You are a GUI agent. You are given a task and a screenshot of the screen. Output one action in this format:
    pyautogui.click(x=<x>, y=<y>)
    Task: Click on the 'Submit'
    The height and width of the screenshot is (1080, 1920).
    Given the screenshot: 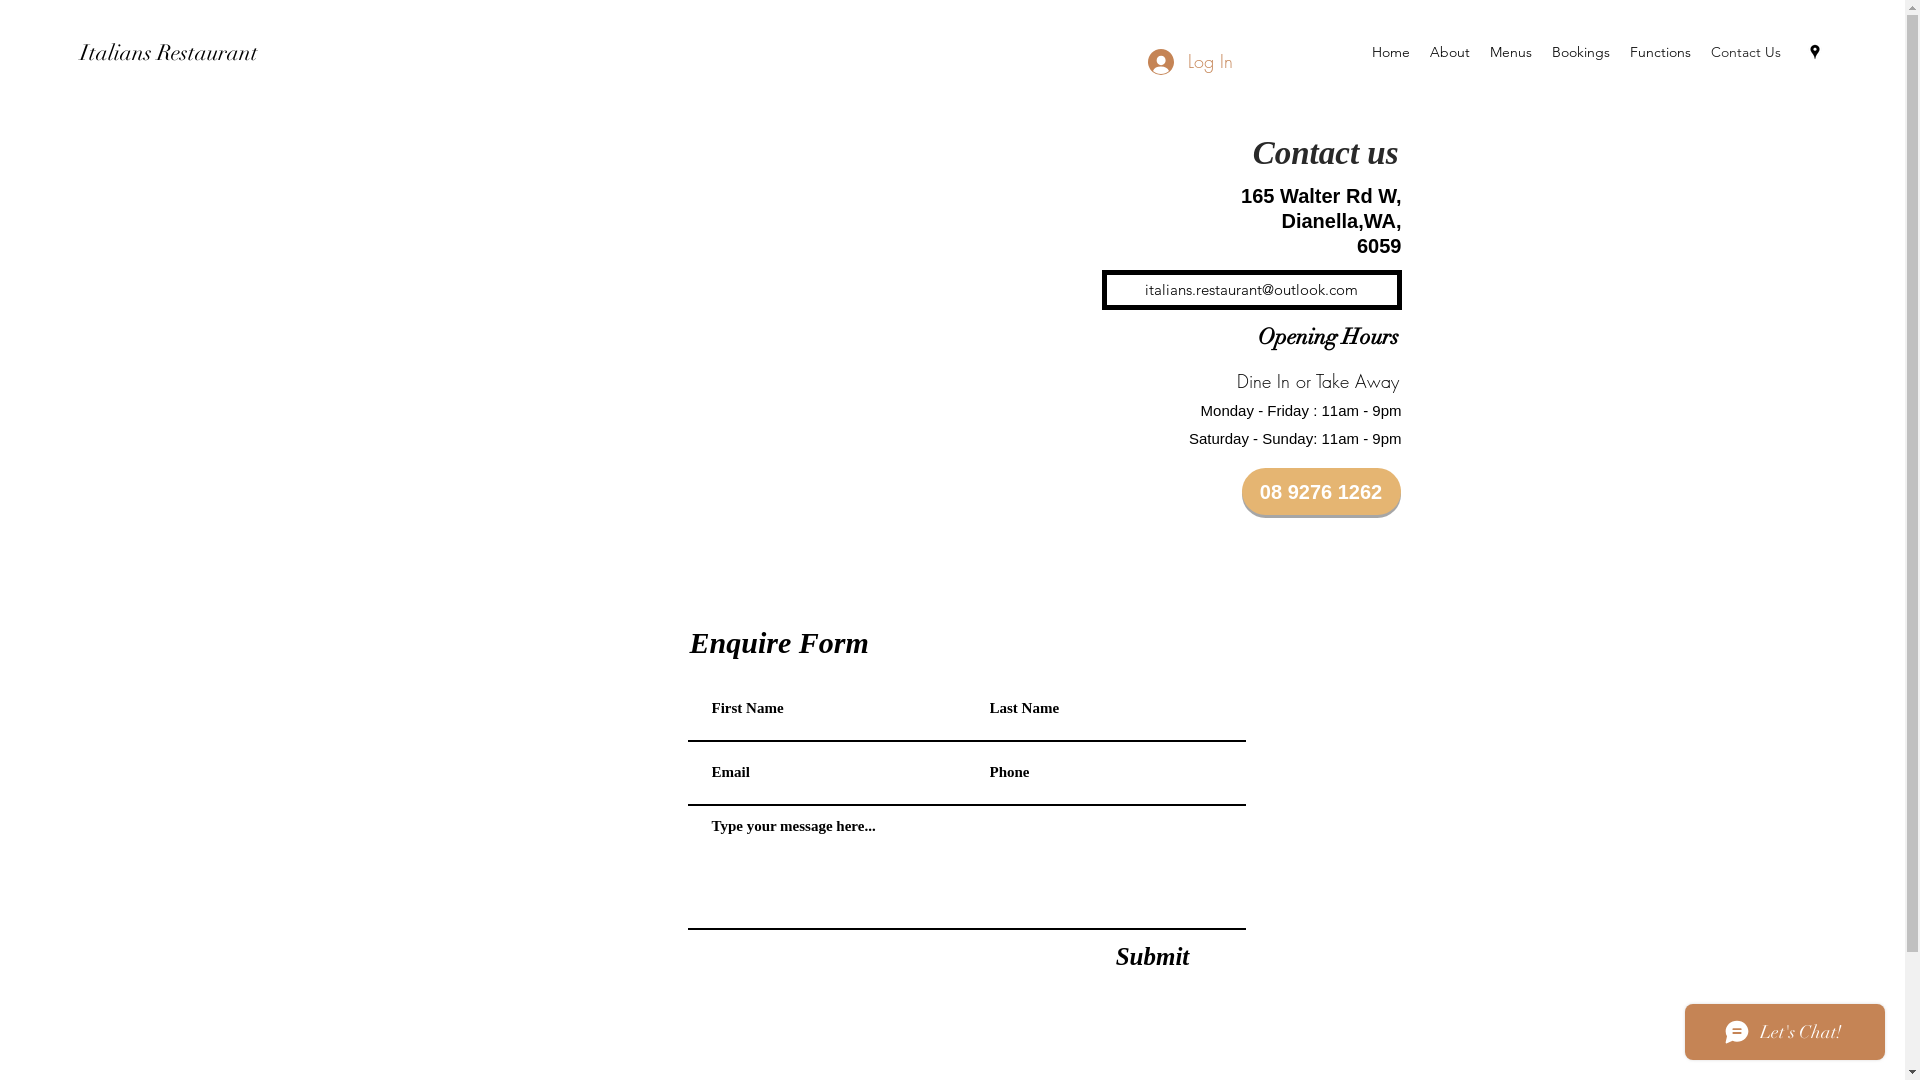 What is the action you would take?
    pyautogui.click(x=1152, y=955)
    